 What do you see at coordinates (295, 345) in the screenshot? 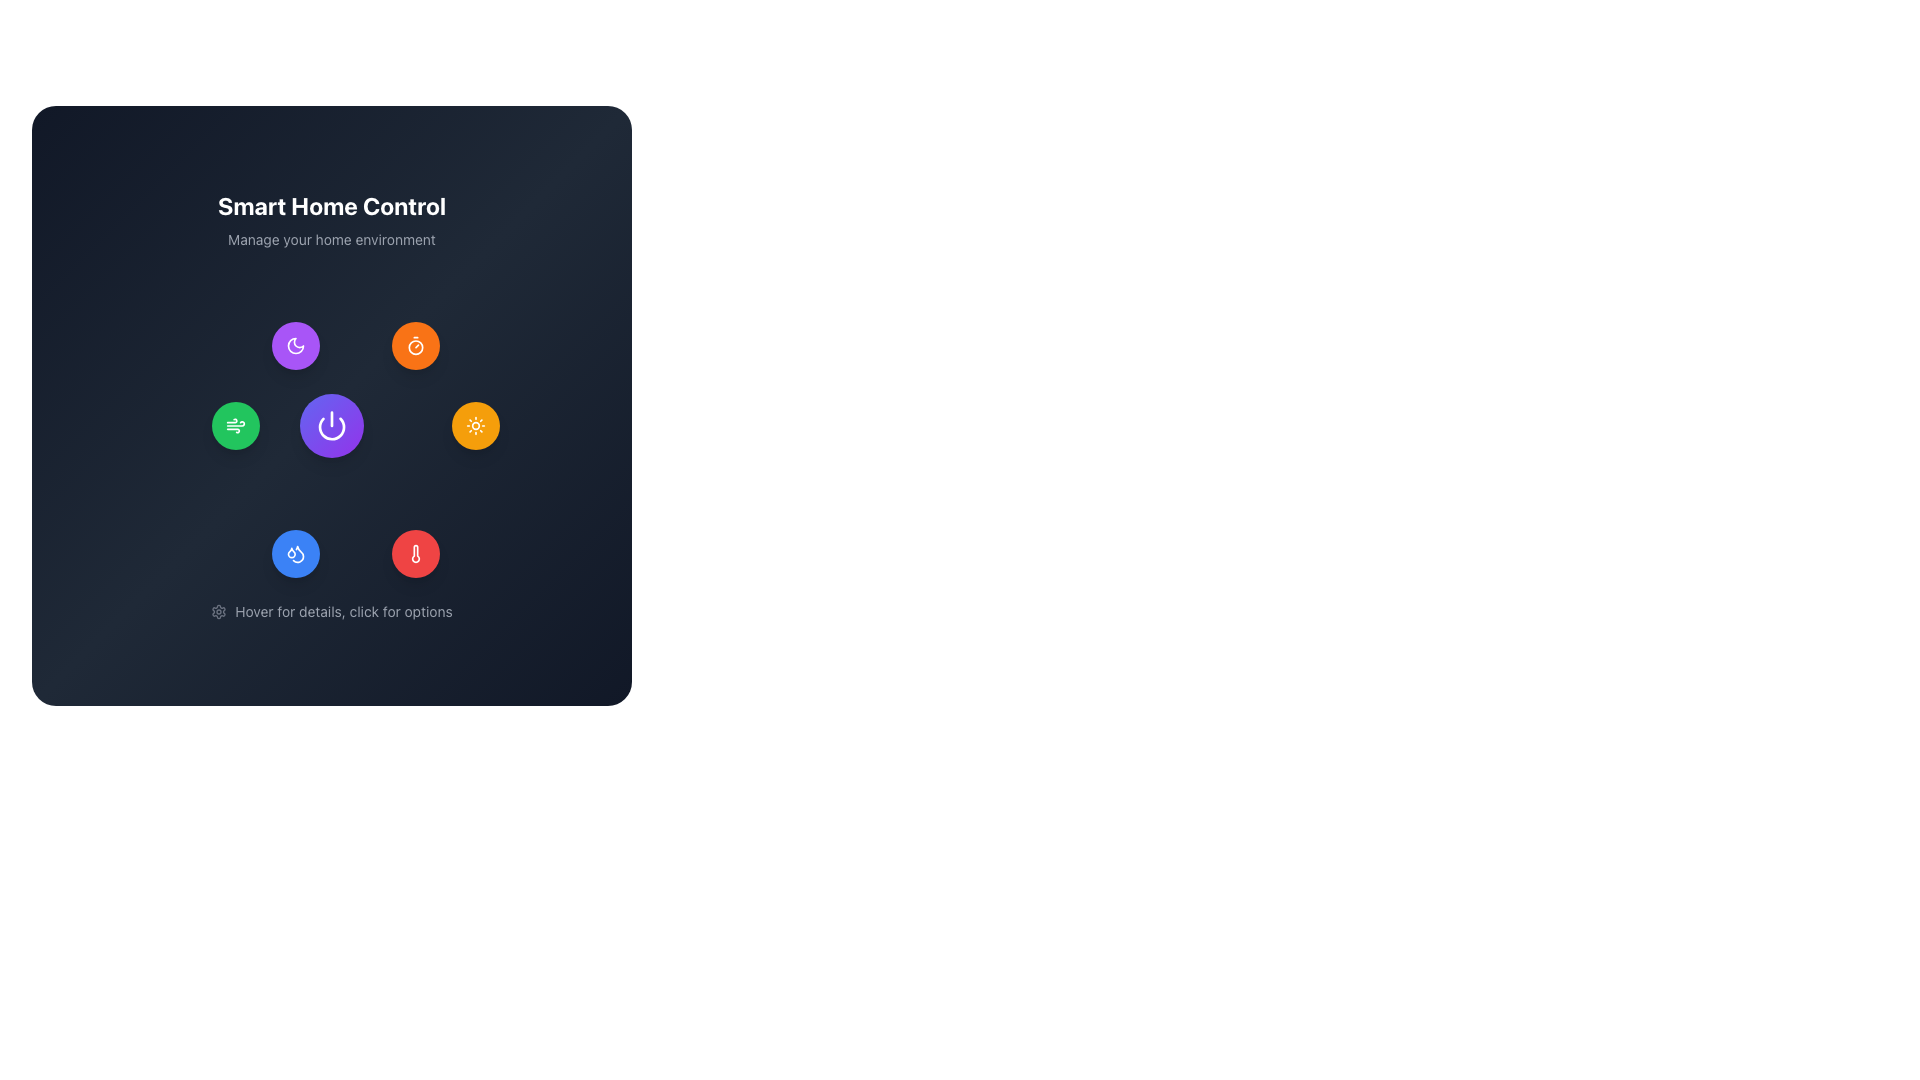
I see `the crescent moon icon, which is styled with a purple circular background and is located in the top-left position of the circular icon grid` at bounding box center [295, 345].